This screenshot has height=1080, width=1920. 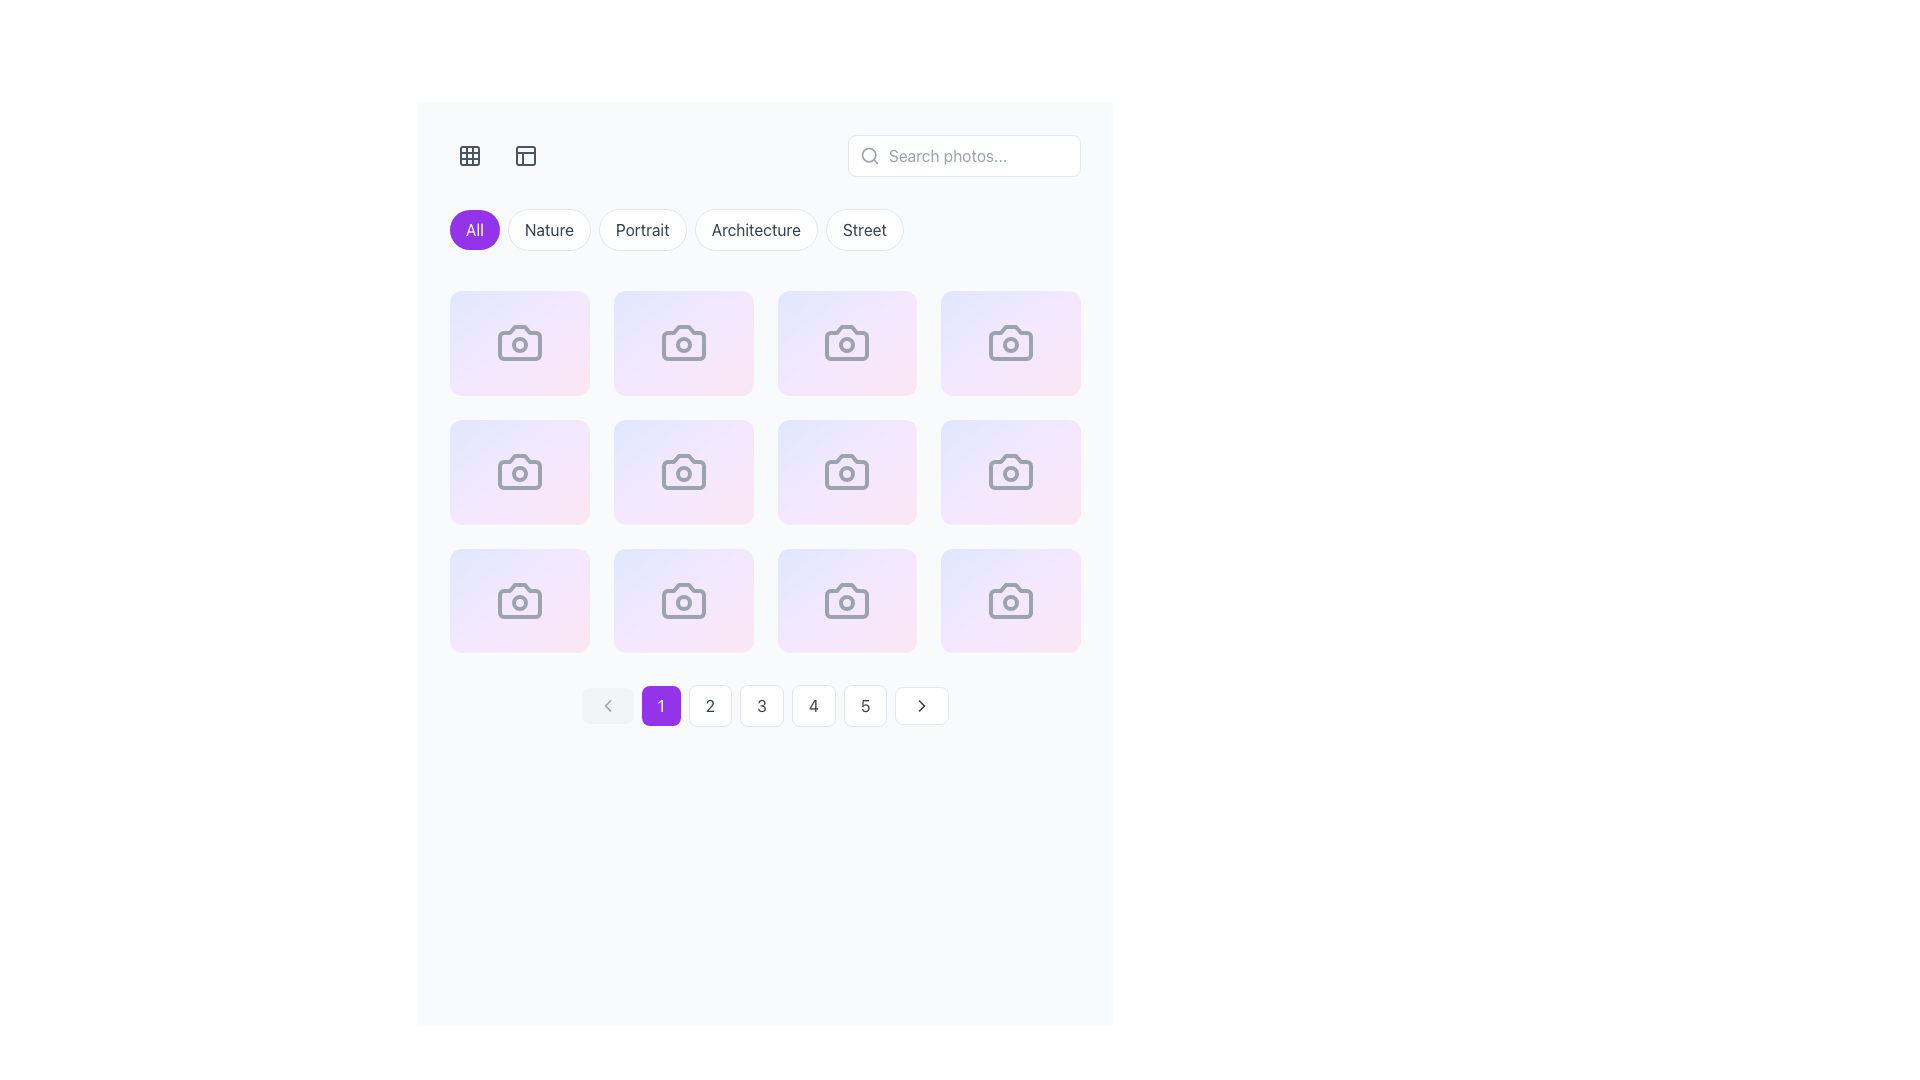 What do you see at coordinates (847, 342) in the screenshot?
I see `the camera icon located in the second row and second column of the grid layout, which features a rectangular body and a circular lens` at bounding box center [847, 342].